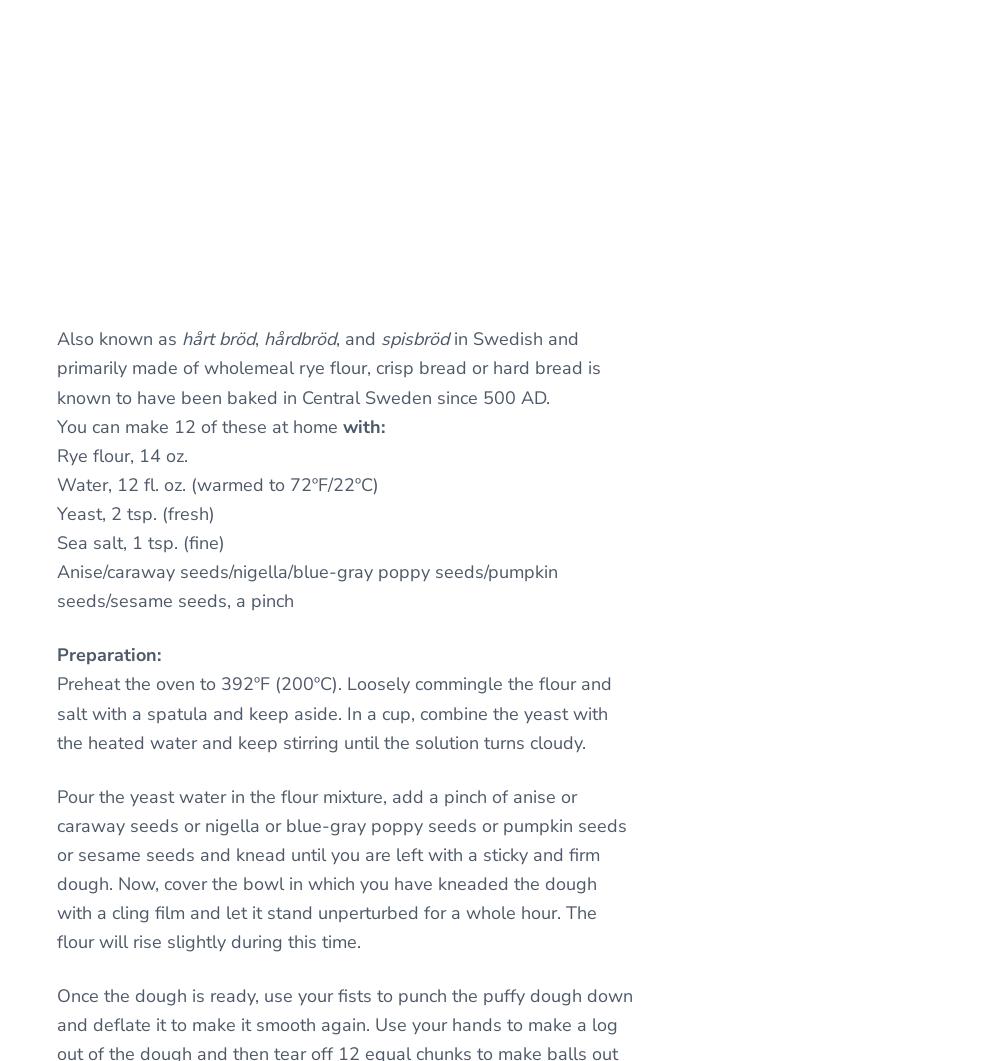 The width and height of the screenshot is (984, 1061). I want to click on 'hårdbröd', so click(299, 337).